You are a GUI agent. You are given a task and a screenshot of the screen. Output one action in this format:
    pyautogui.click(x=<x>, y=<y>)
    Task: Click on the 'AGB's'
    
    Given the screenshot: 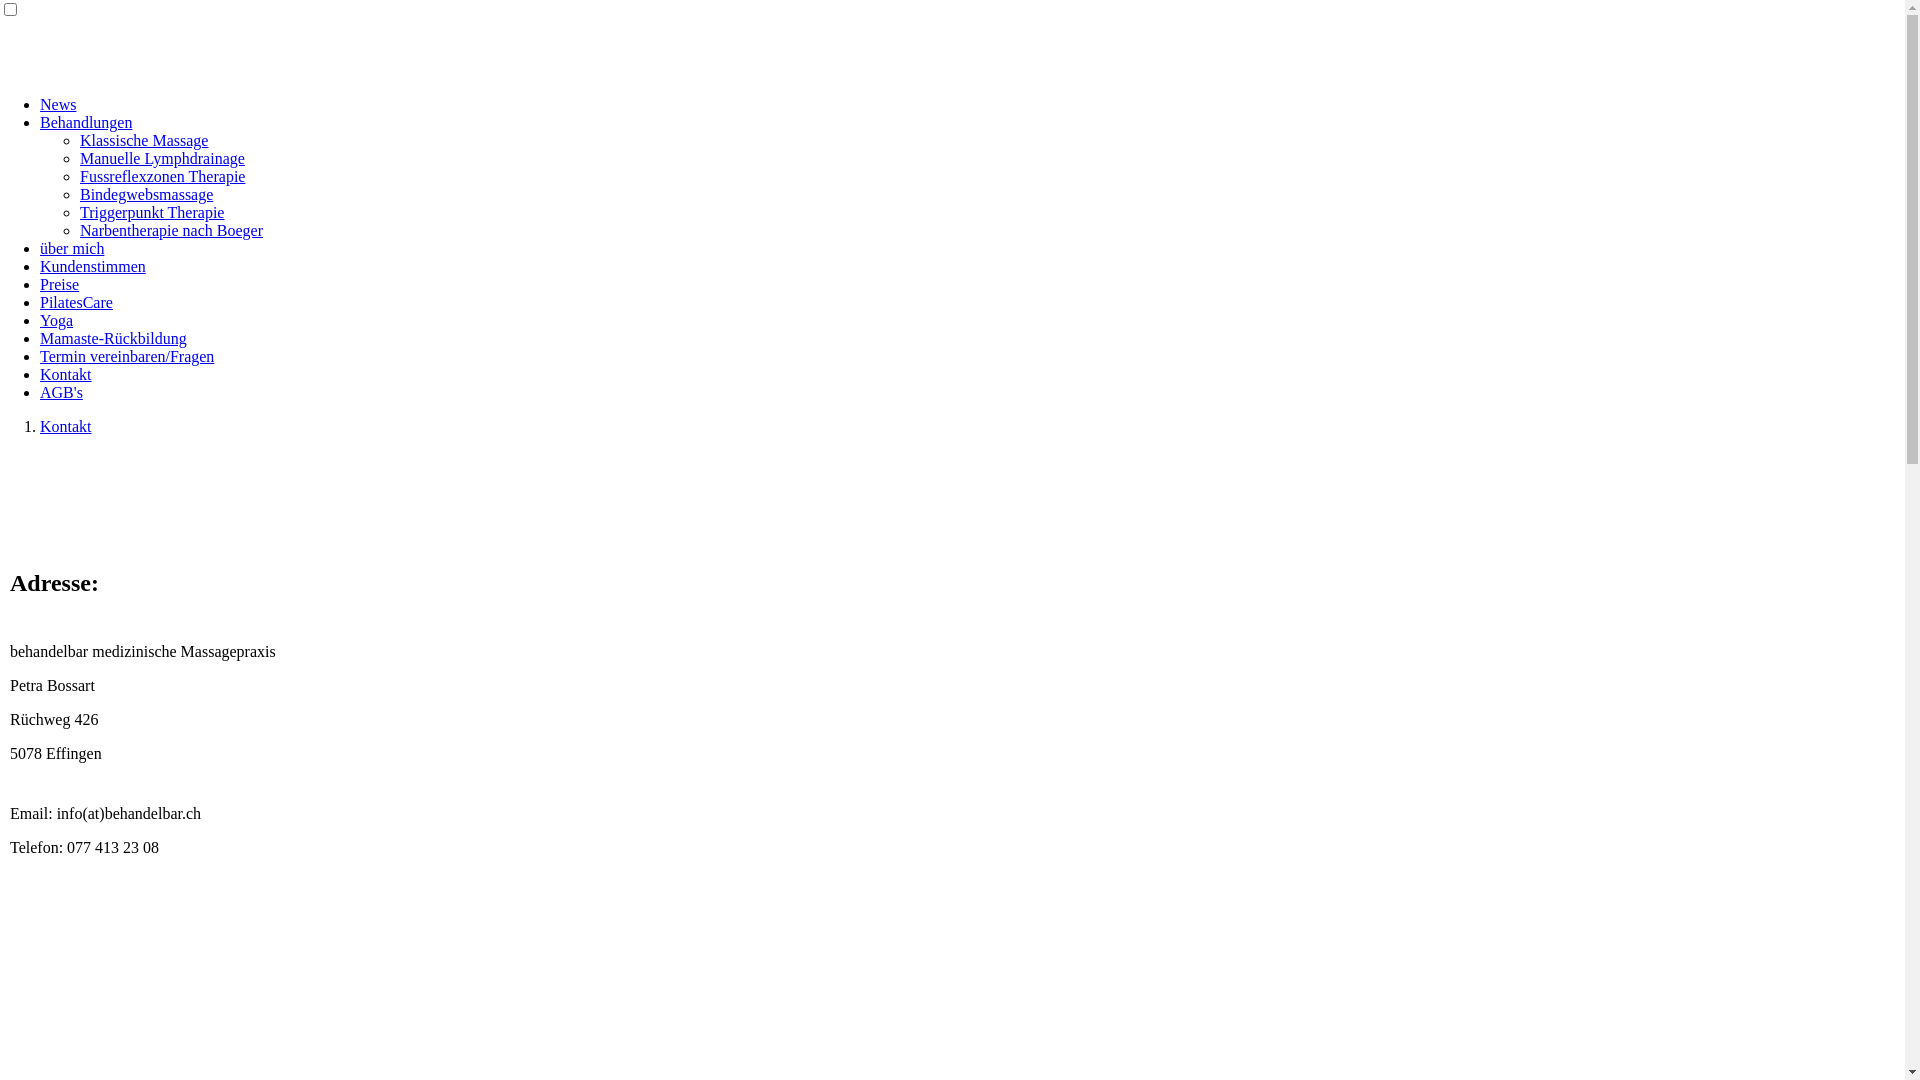 What is the action you would take?
    pyautogui.click(x=61, y=392)
    